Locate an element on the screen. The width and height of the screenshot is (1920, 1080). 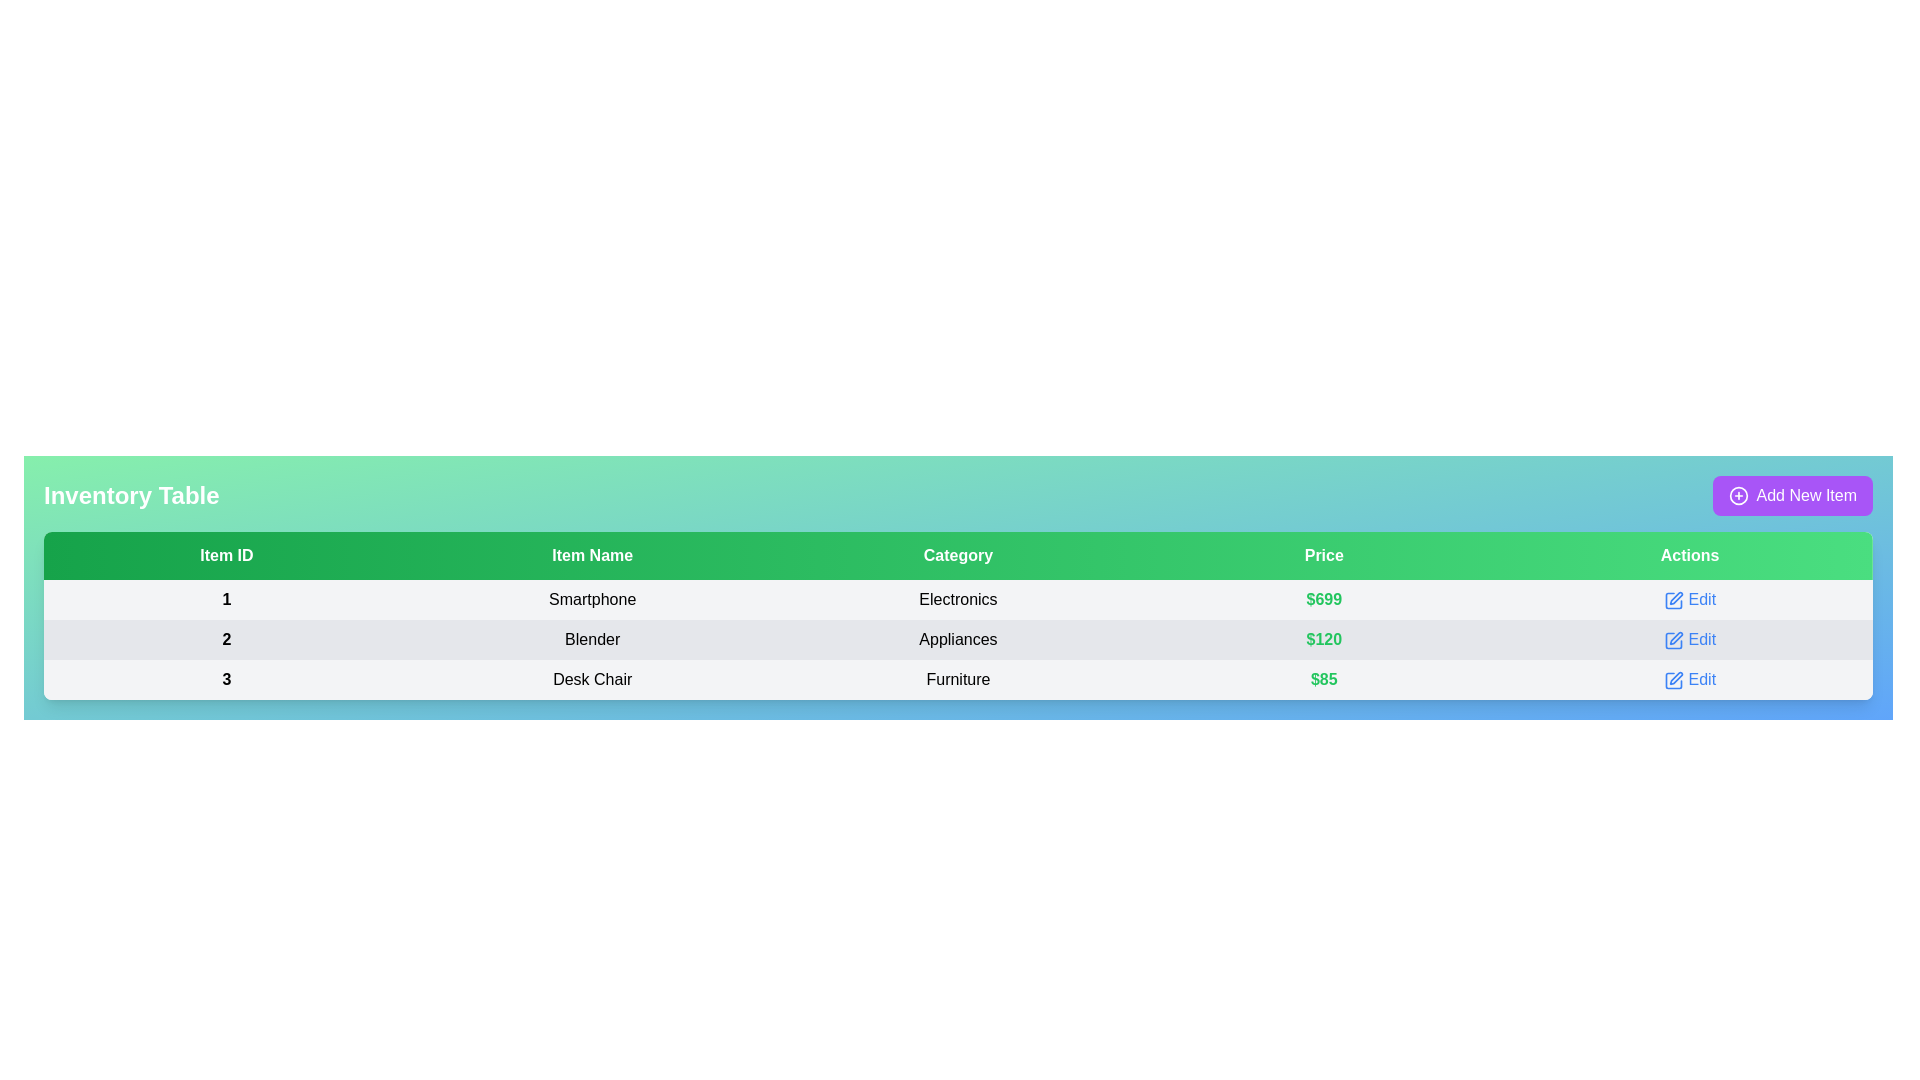
the 'Desk Chair' text label in the 'Item Name' column of the third row in the inventory table is located at coordinates (591, 678).